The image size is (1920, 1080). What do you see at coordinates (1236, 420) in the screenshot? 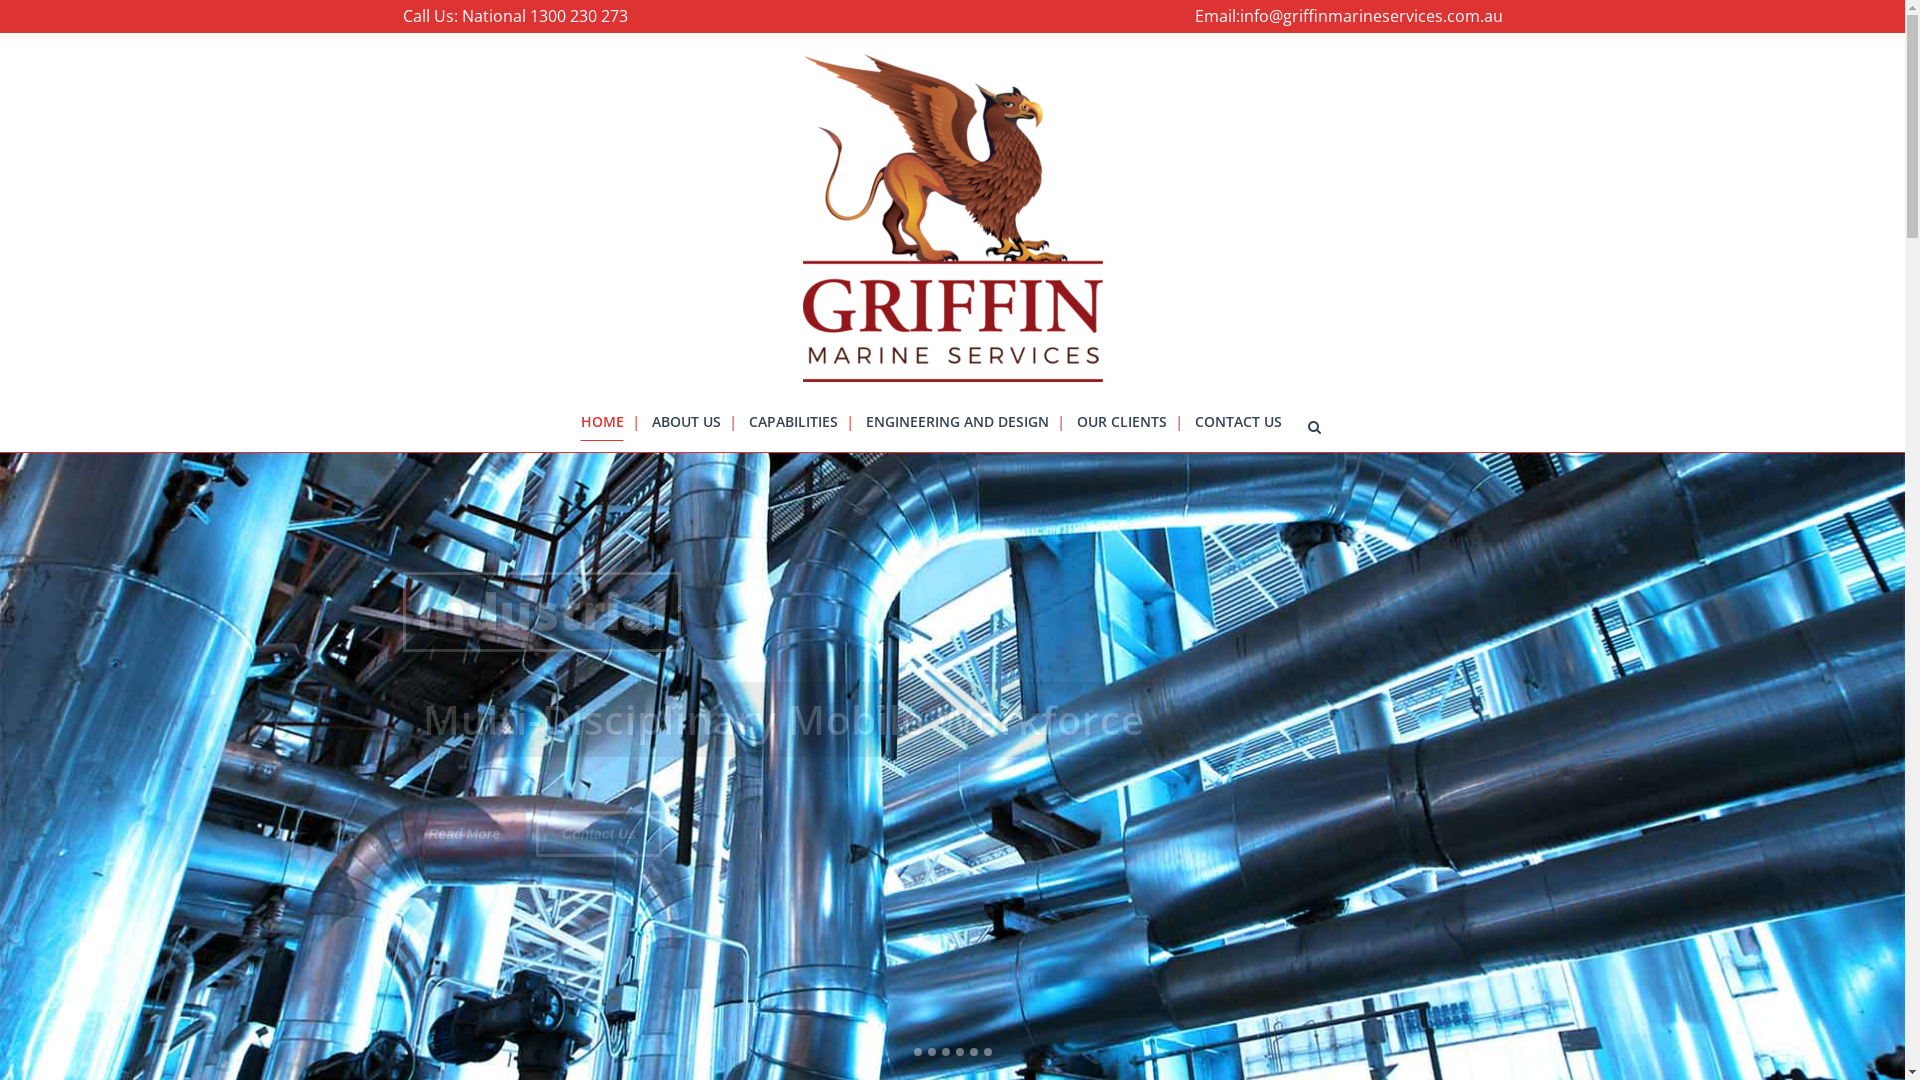
I see `'CONTACT US'` at bounding box center [1236, 420].